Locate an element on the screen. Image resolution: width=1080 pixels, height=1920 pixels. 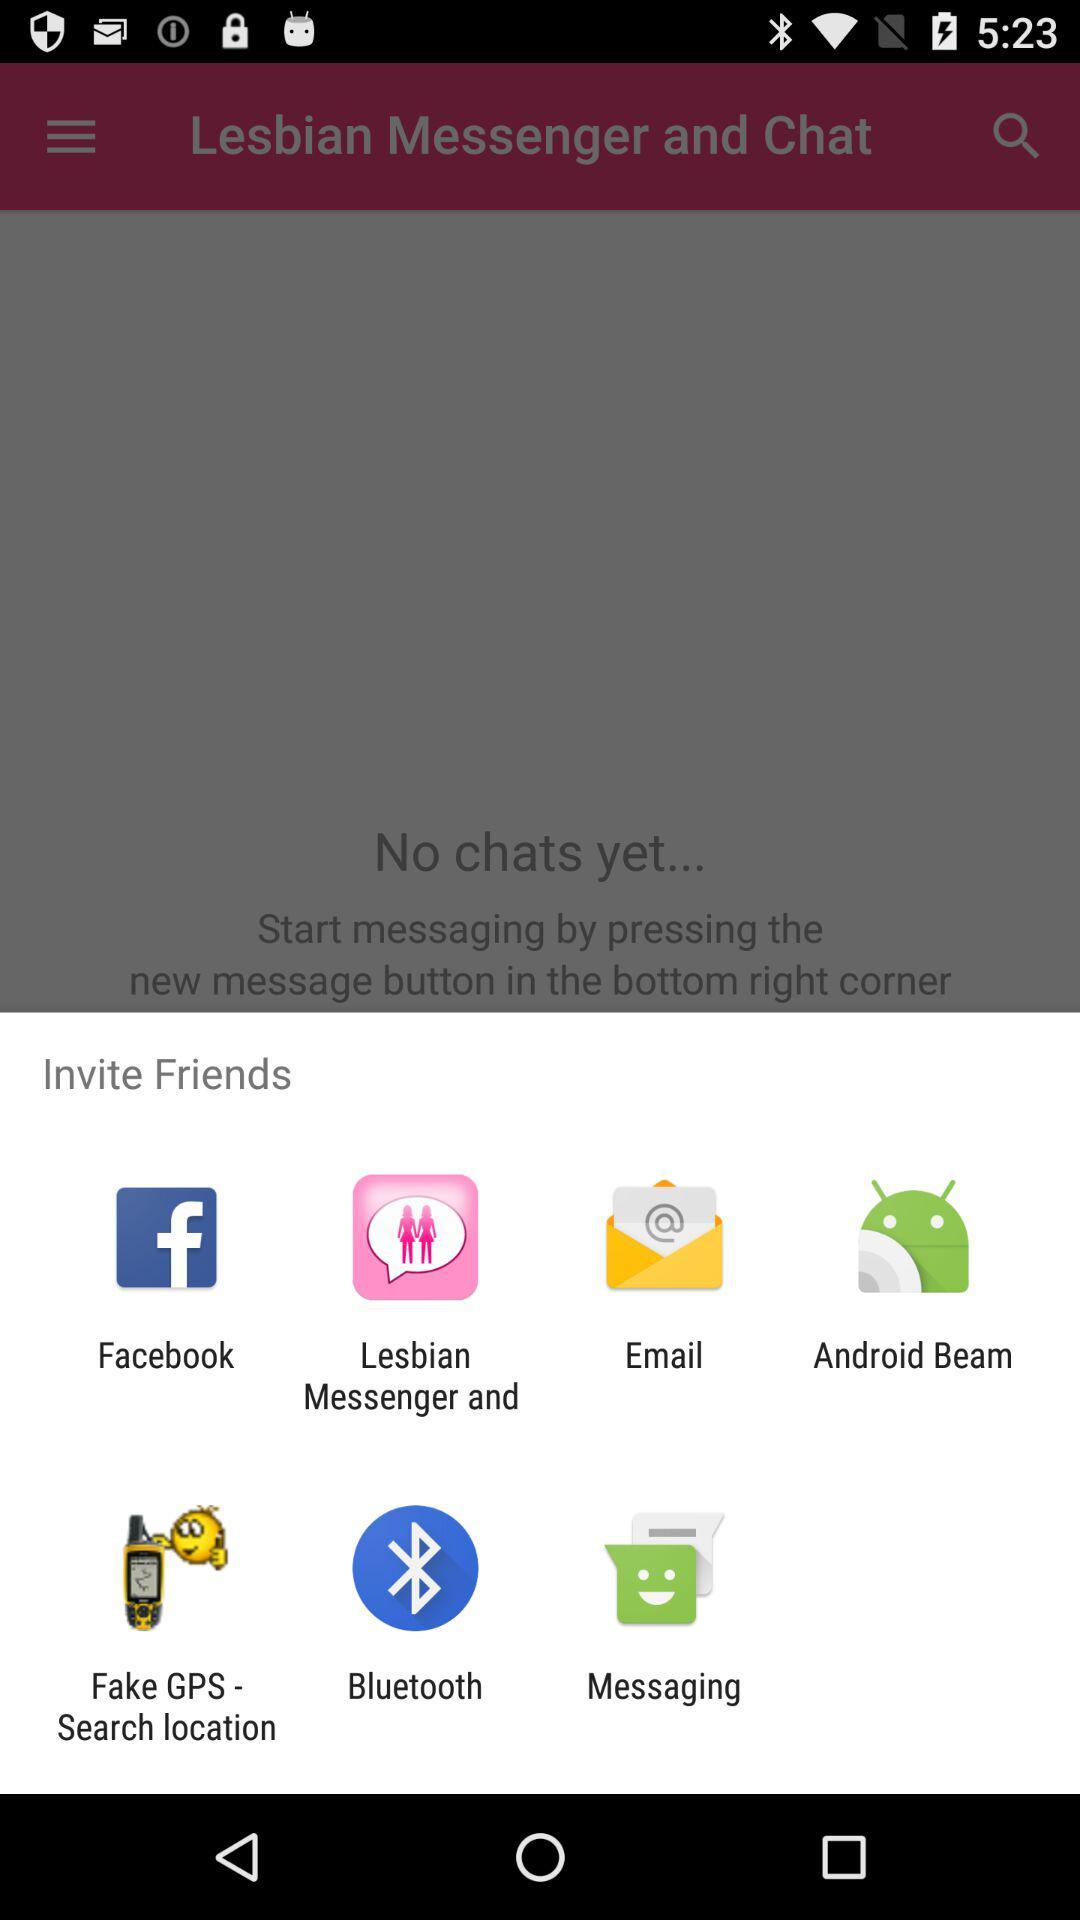
icon to the right of lesbian messenger and is located at coordinates (664, 1374).